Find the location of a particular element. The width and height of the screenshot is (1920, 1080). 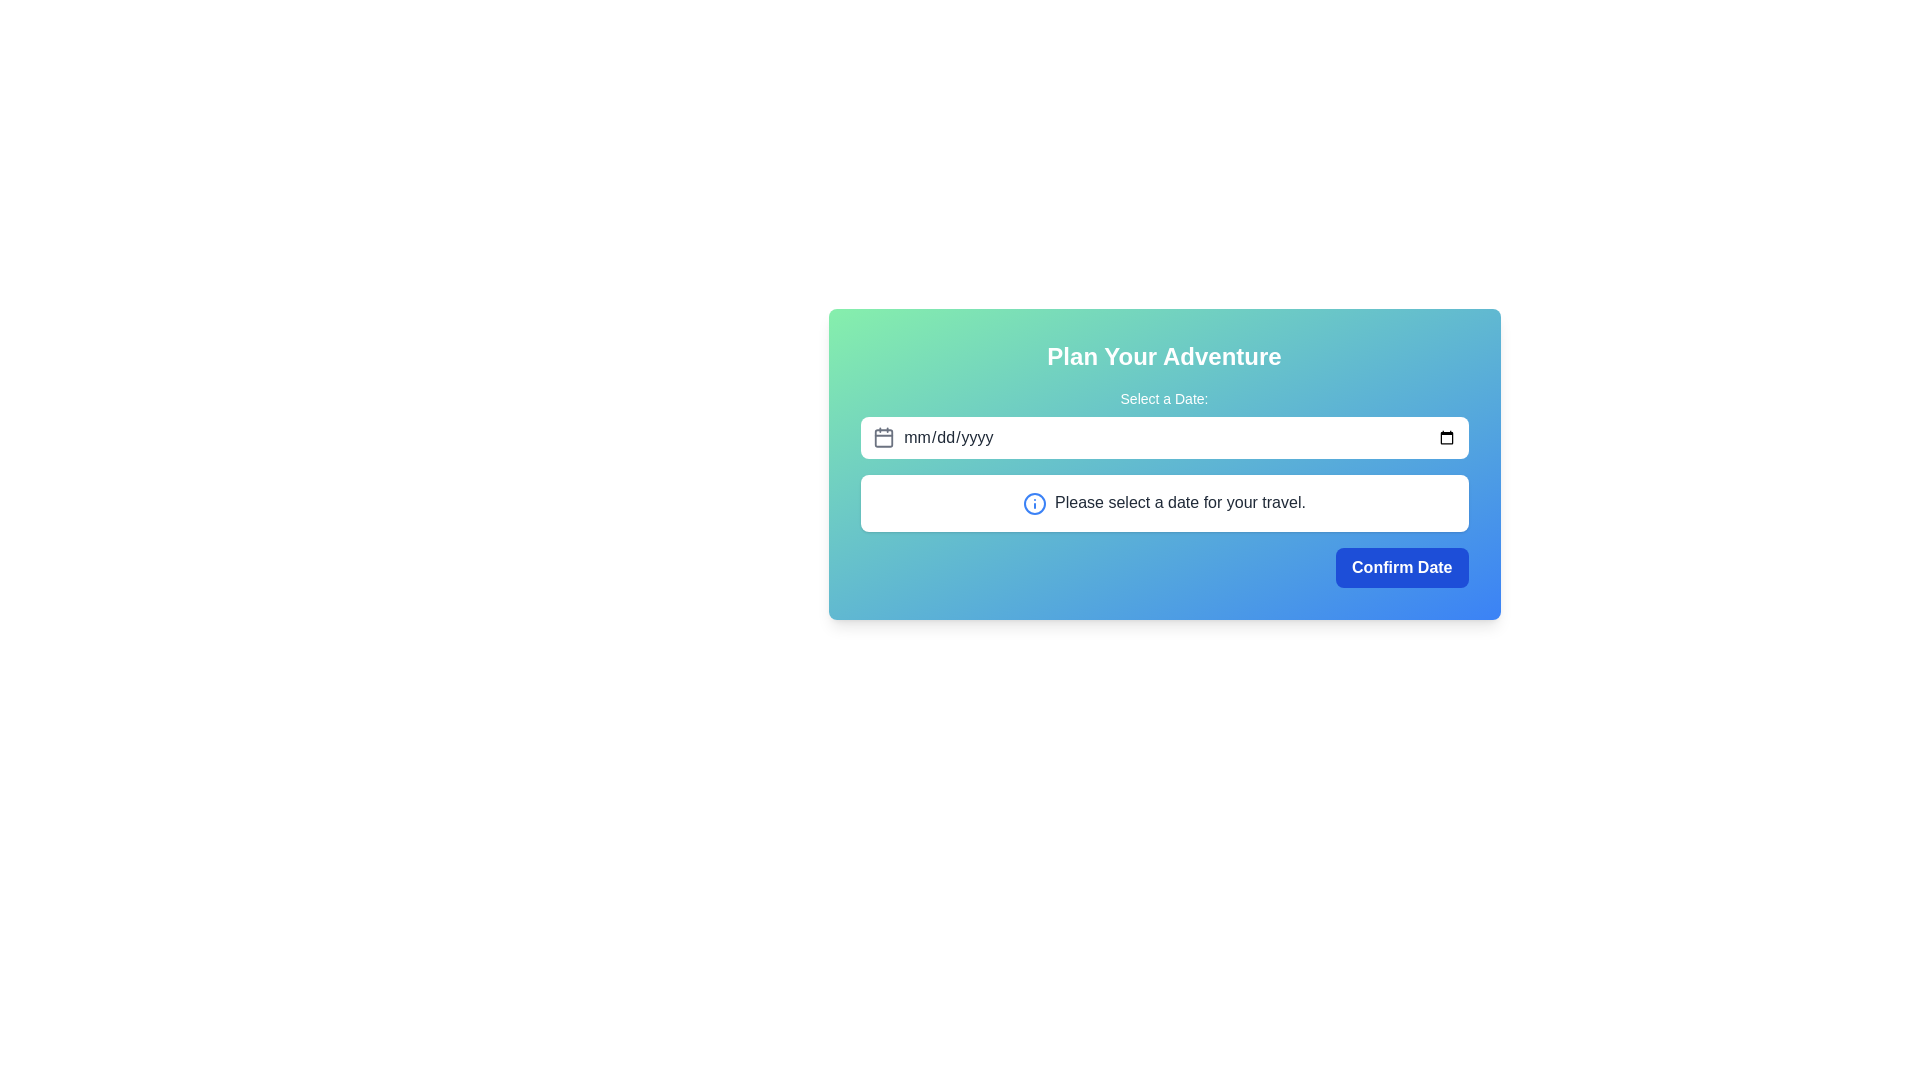

the informational message box that guides the user to select a date for their travel, located below the date input field and above the 'Confirm Date' button is located at coordinates (1164, 502).